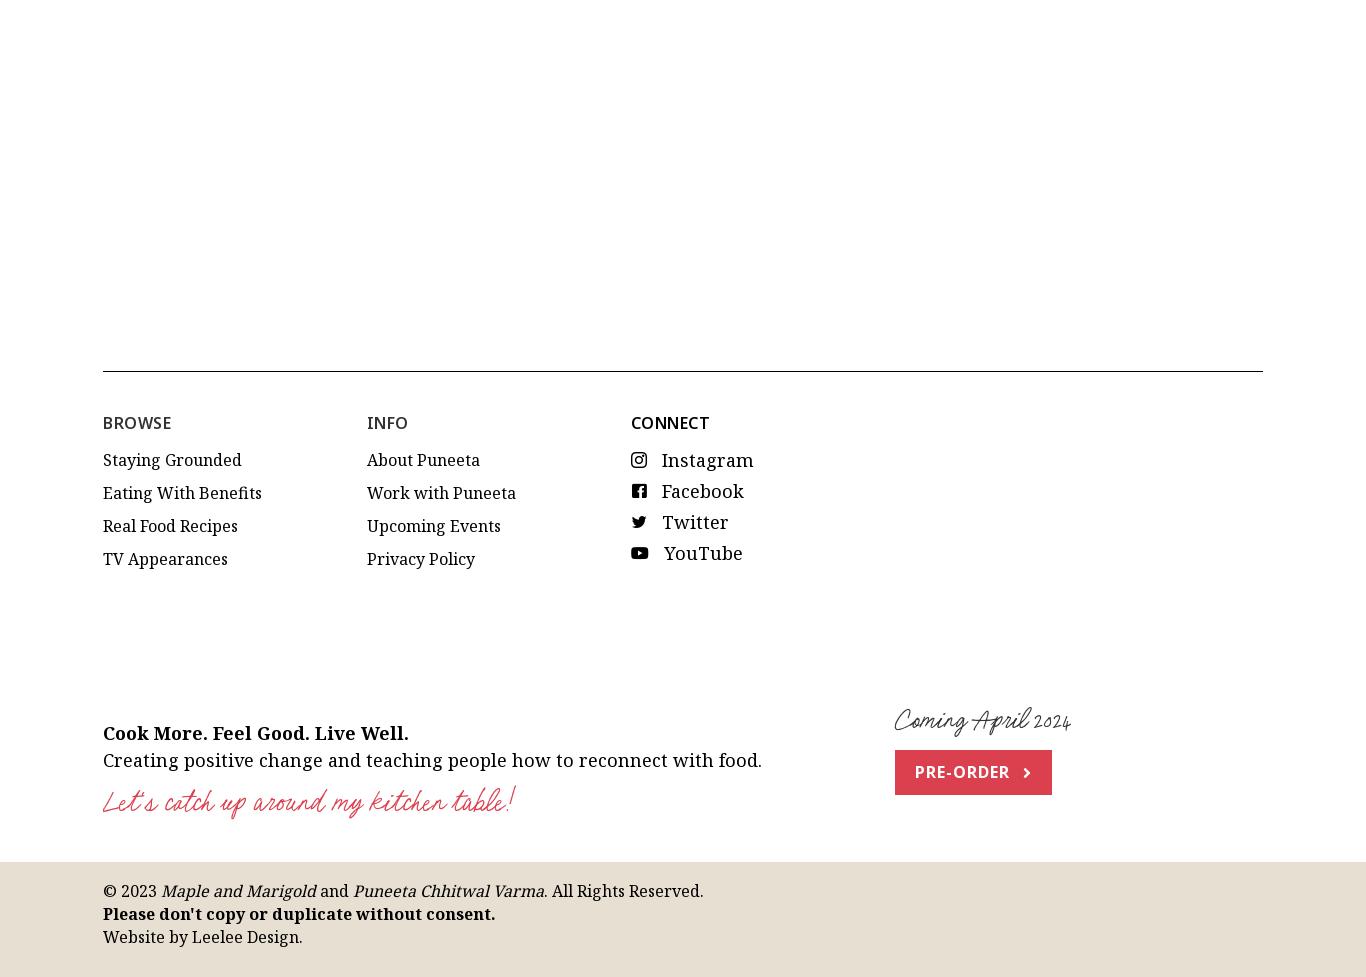  I want to click on 'Info', so click(385, 256).